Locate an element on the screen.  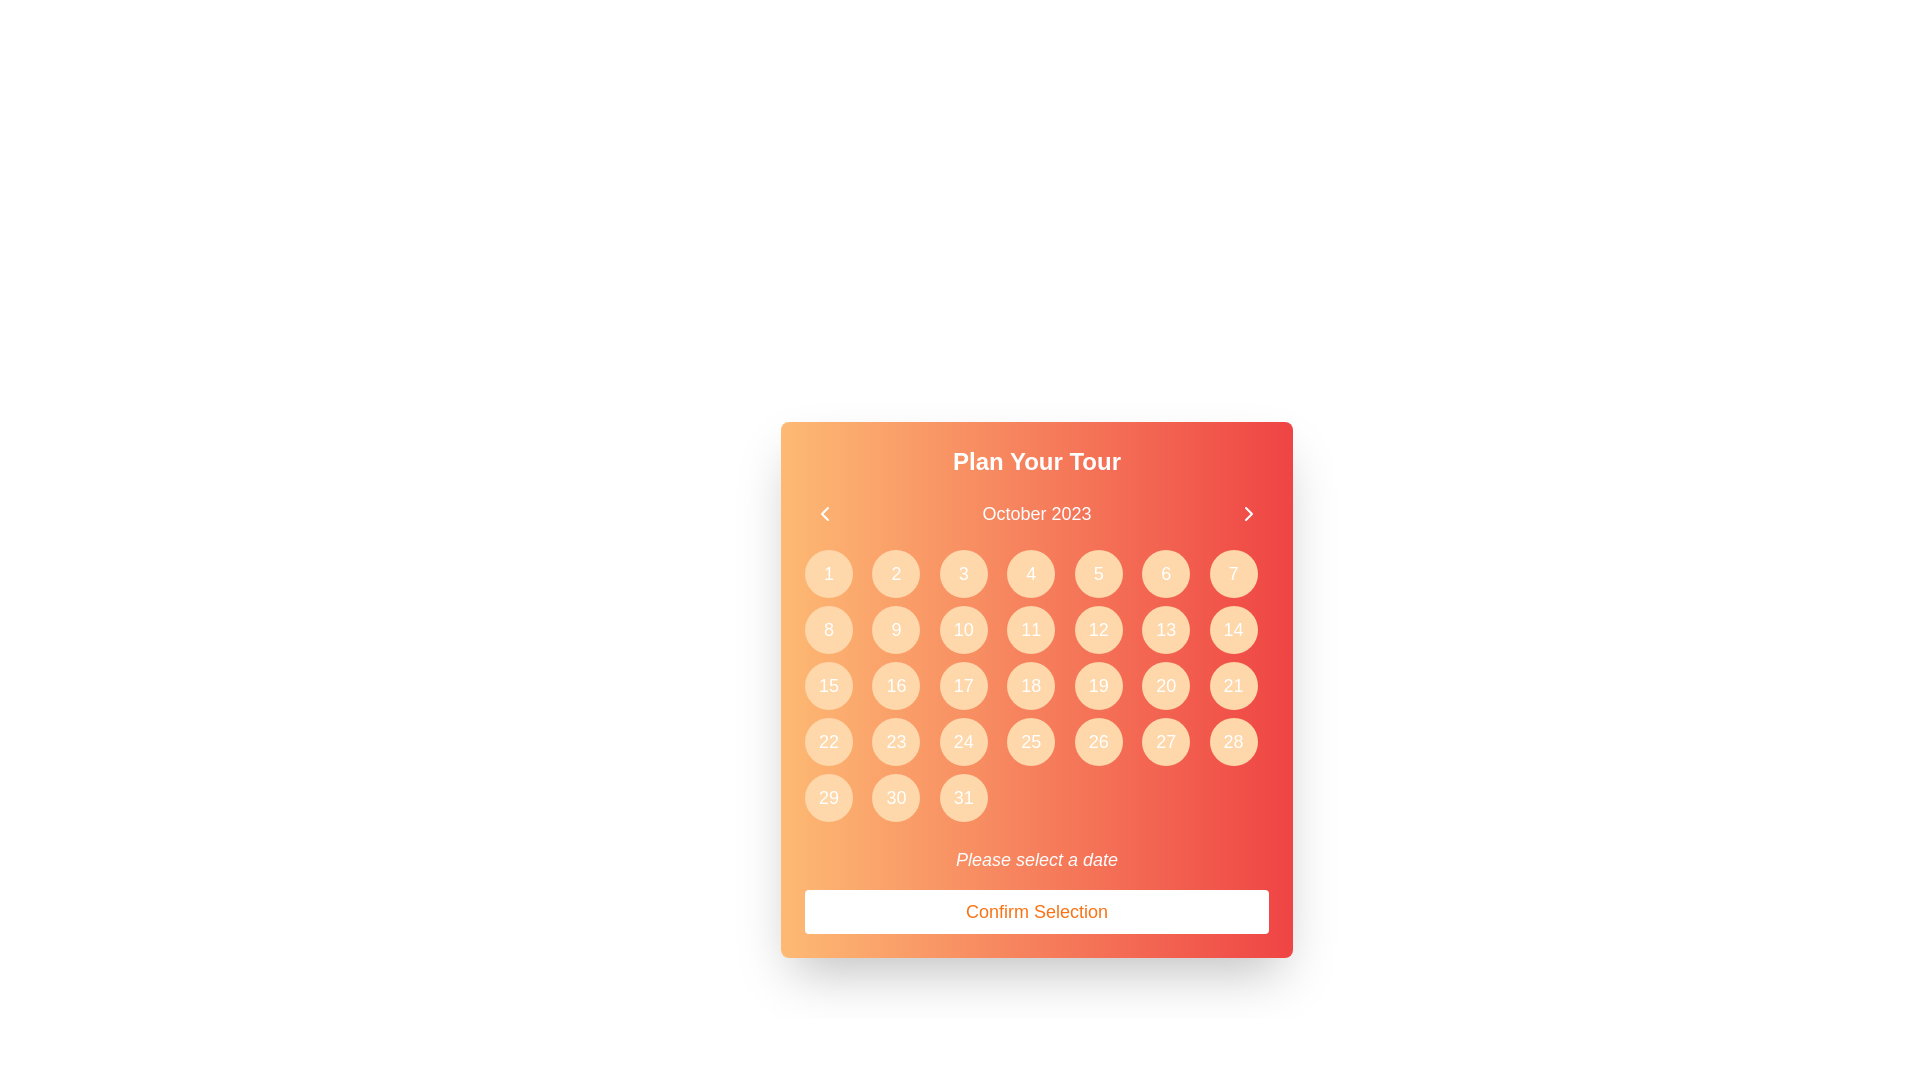
the calendar button marked '28' located is located at coordinates (1232, 741).